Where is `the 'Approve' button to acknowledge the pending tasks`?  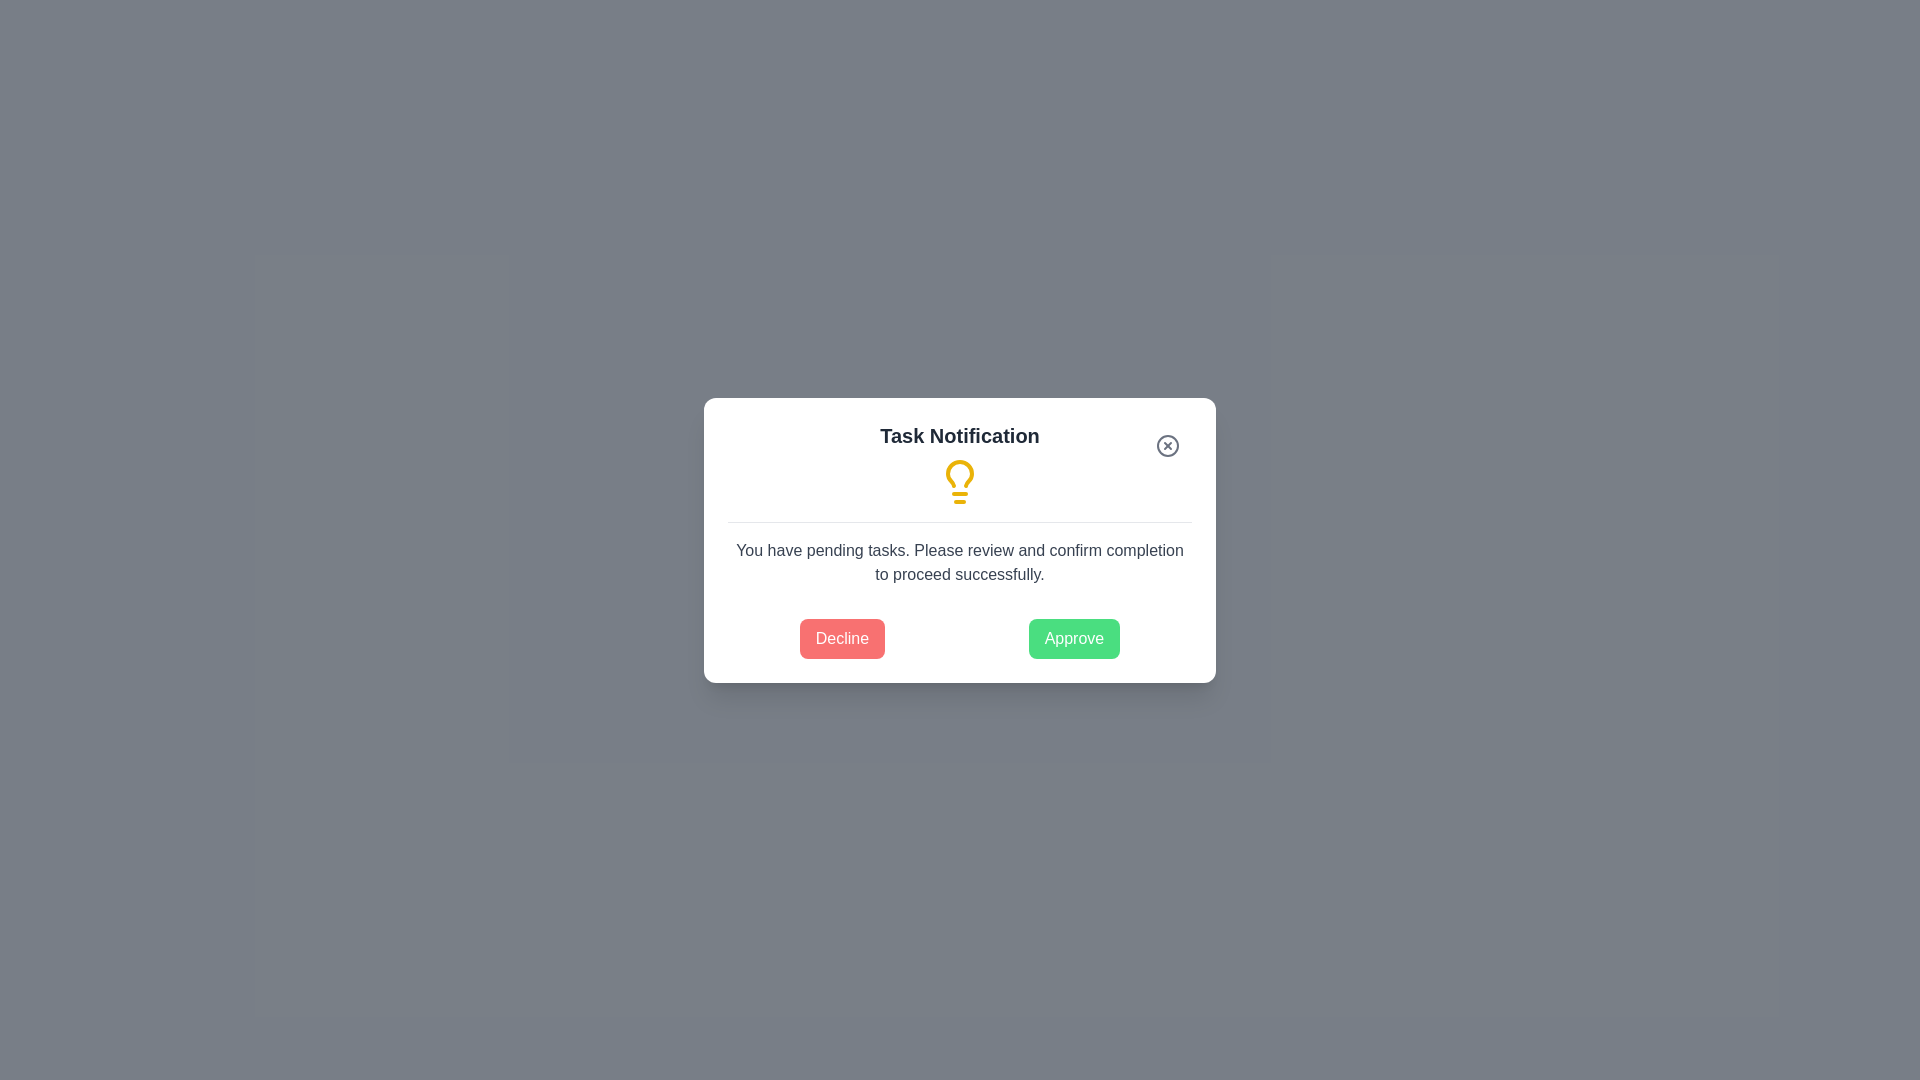 the 'Approve' button to acknowledge the pending tasks is located at coordinates (1073, 637).